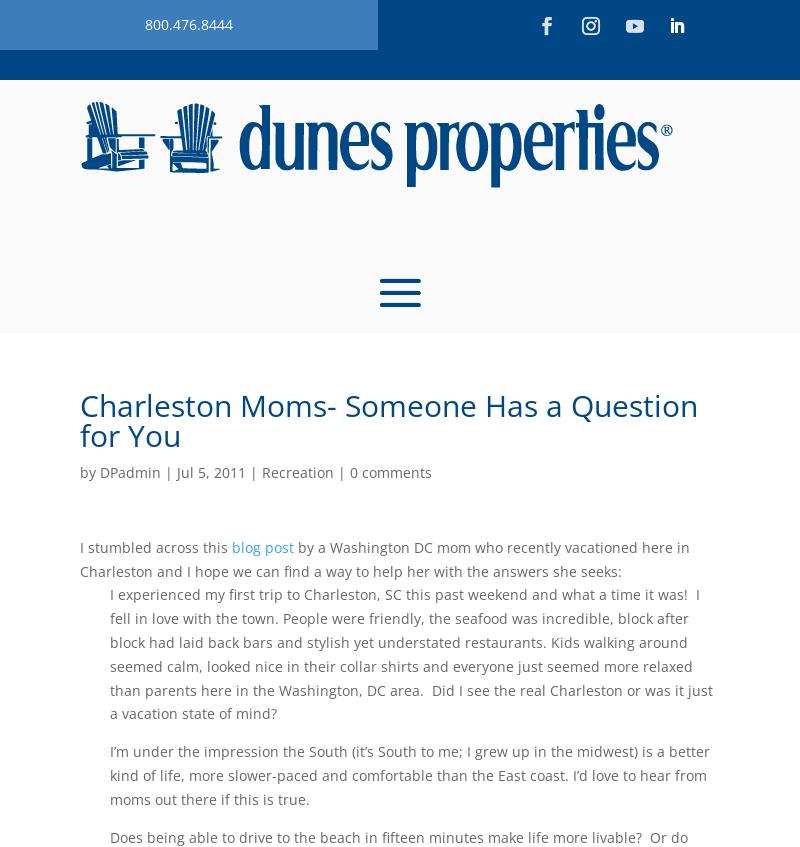  What do you see at coordinates (409, 774) in the screenshot?
I see `'I’m under the impression the South (it’s South to me; I grew up in the midwest) is a better kind of life, more slower-paced and comfortable than the East coast. I’d love to hear from moms out there if this is true.'` at bounding box center [409, 774].